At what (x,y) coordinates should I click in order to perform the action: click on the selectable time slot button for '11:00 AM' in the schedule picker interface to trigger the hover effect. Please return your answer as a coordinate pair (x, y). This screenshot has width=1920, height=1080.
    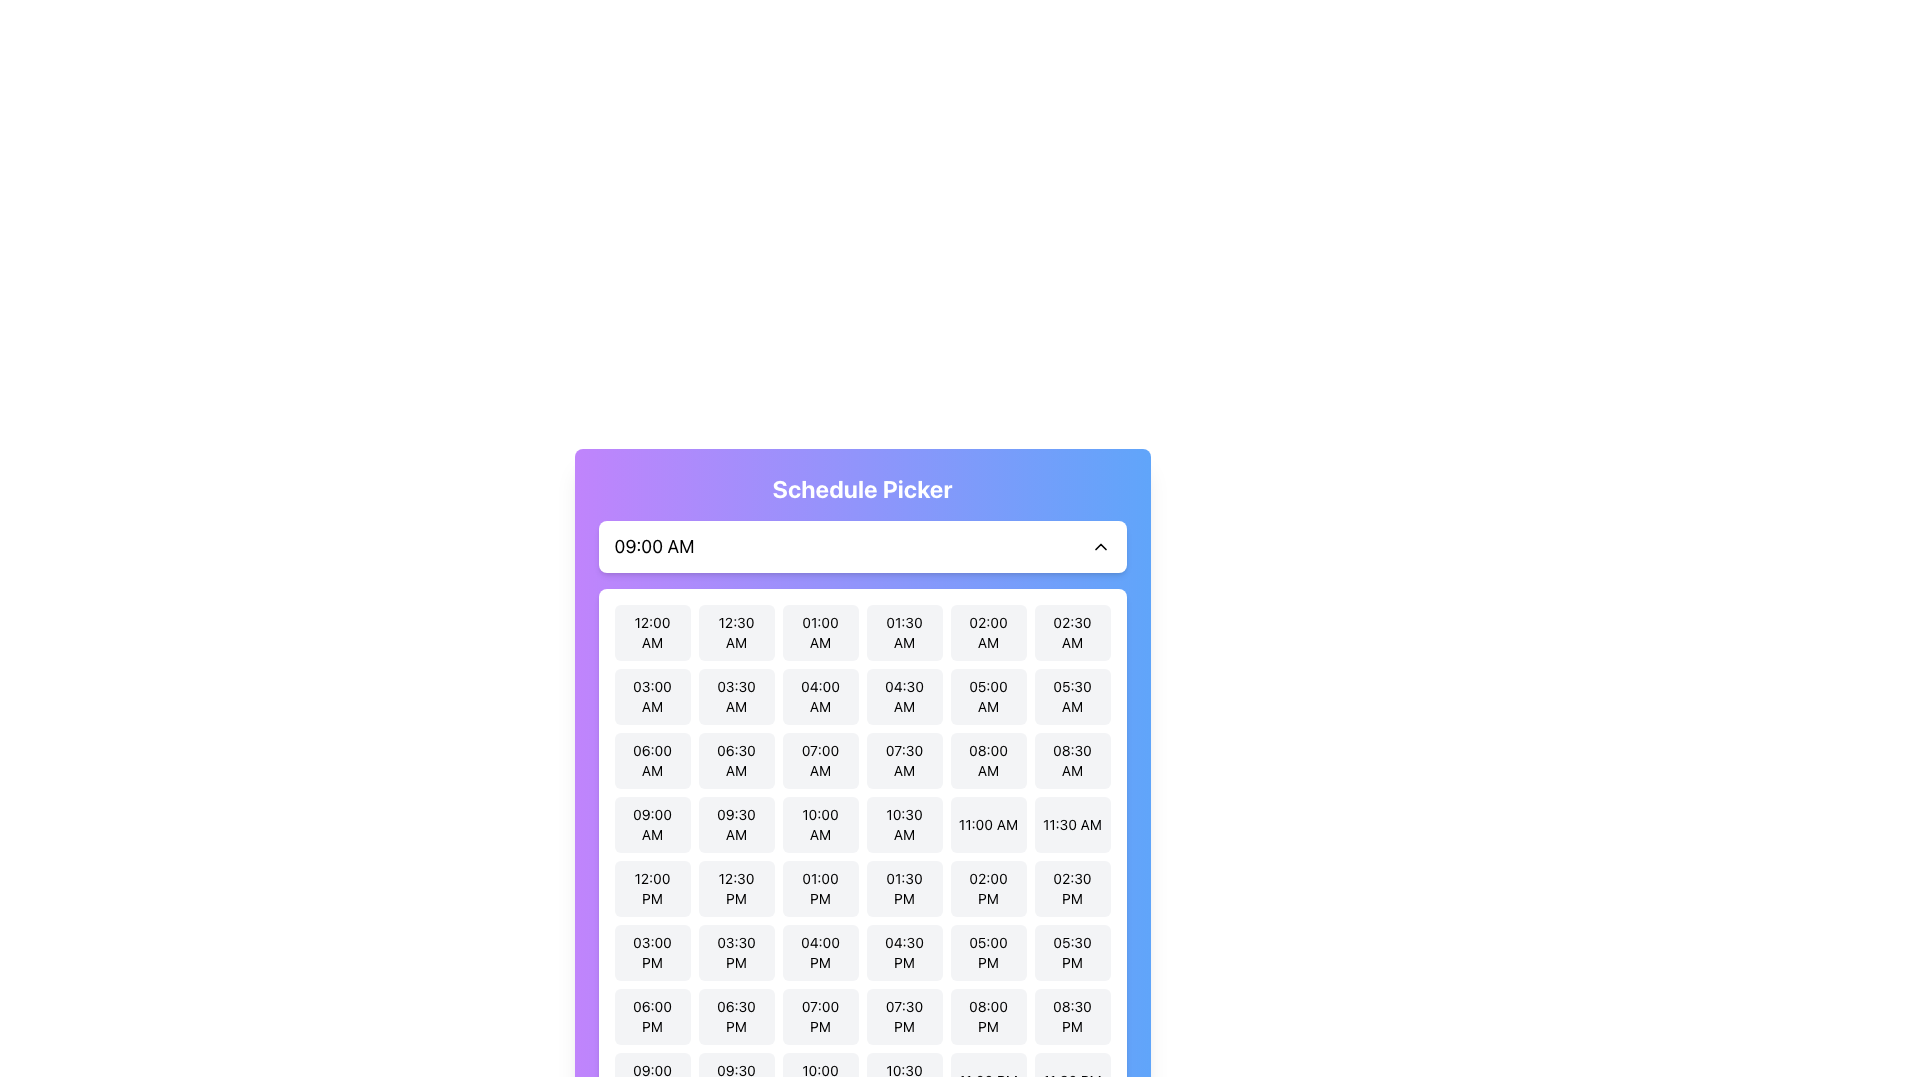
    Looking at the image, I should click on (988, 825).